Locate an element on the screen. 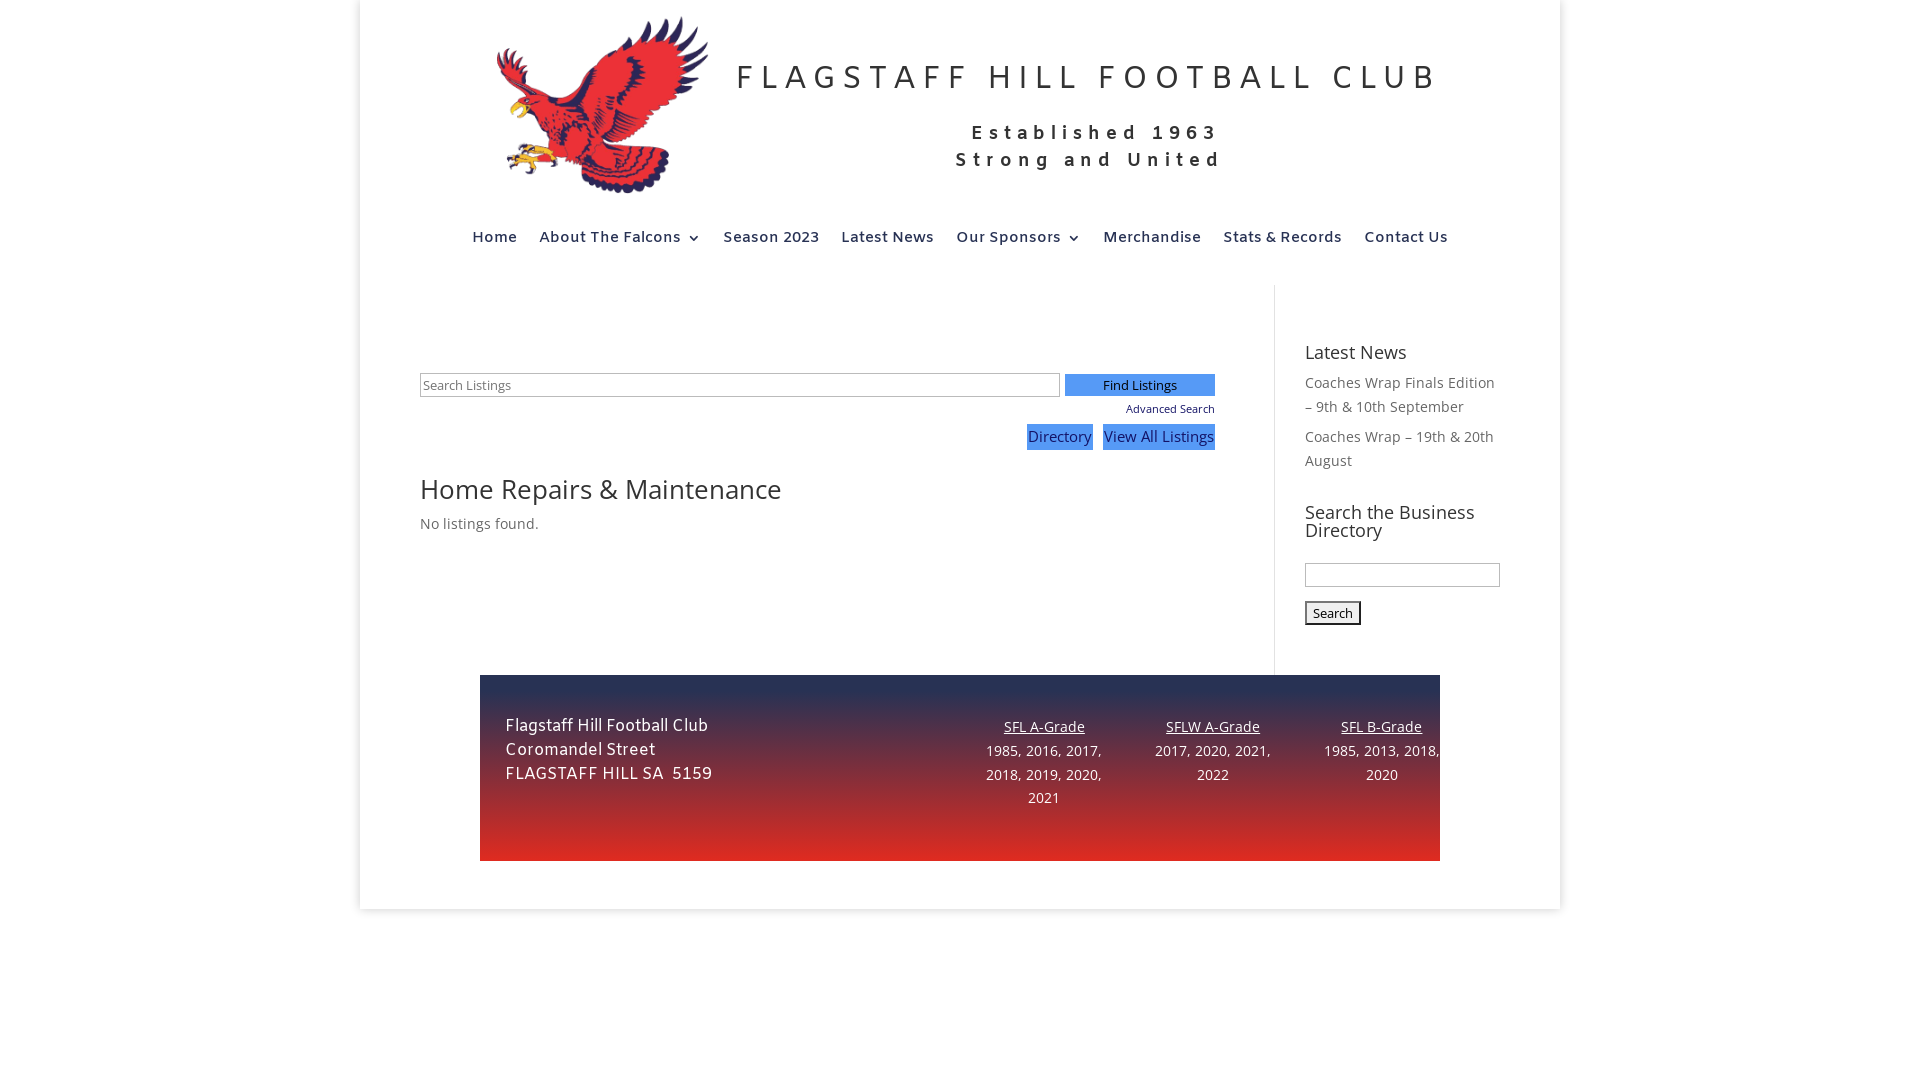 This screenshot has width=1920, height=1080. 'Directory' is located at coordinates (1059, 435).